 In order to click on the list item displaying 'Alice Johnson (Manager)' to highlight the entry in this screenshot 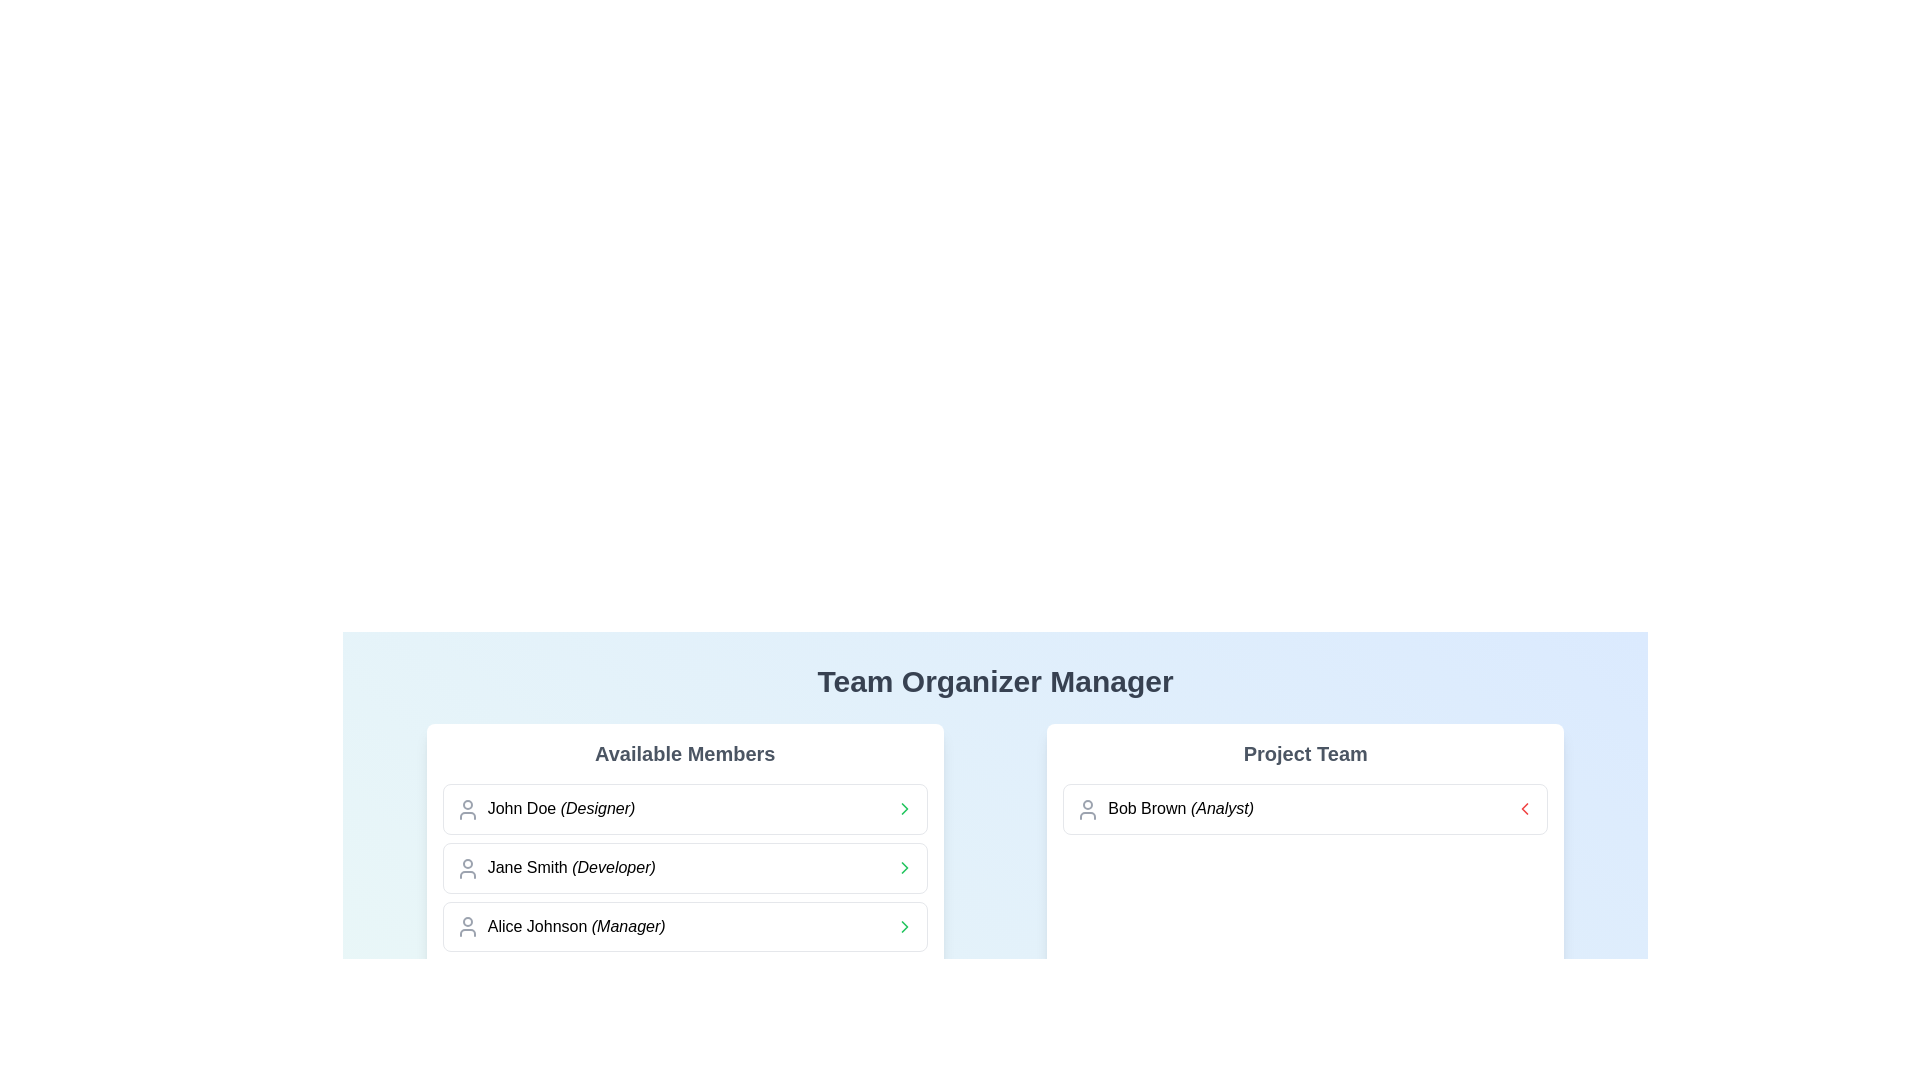, I will do `click(685, 926)`.